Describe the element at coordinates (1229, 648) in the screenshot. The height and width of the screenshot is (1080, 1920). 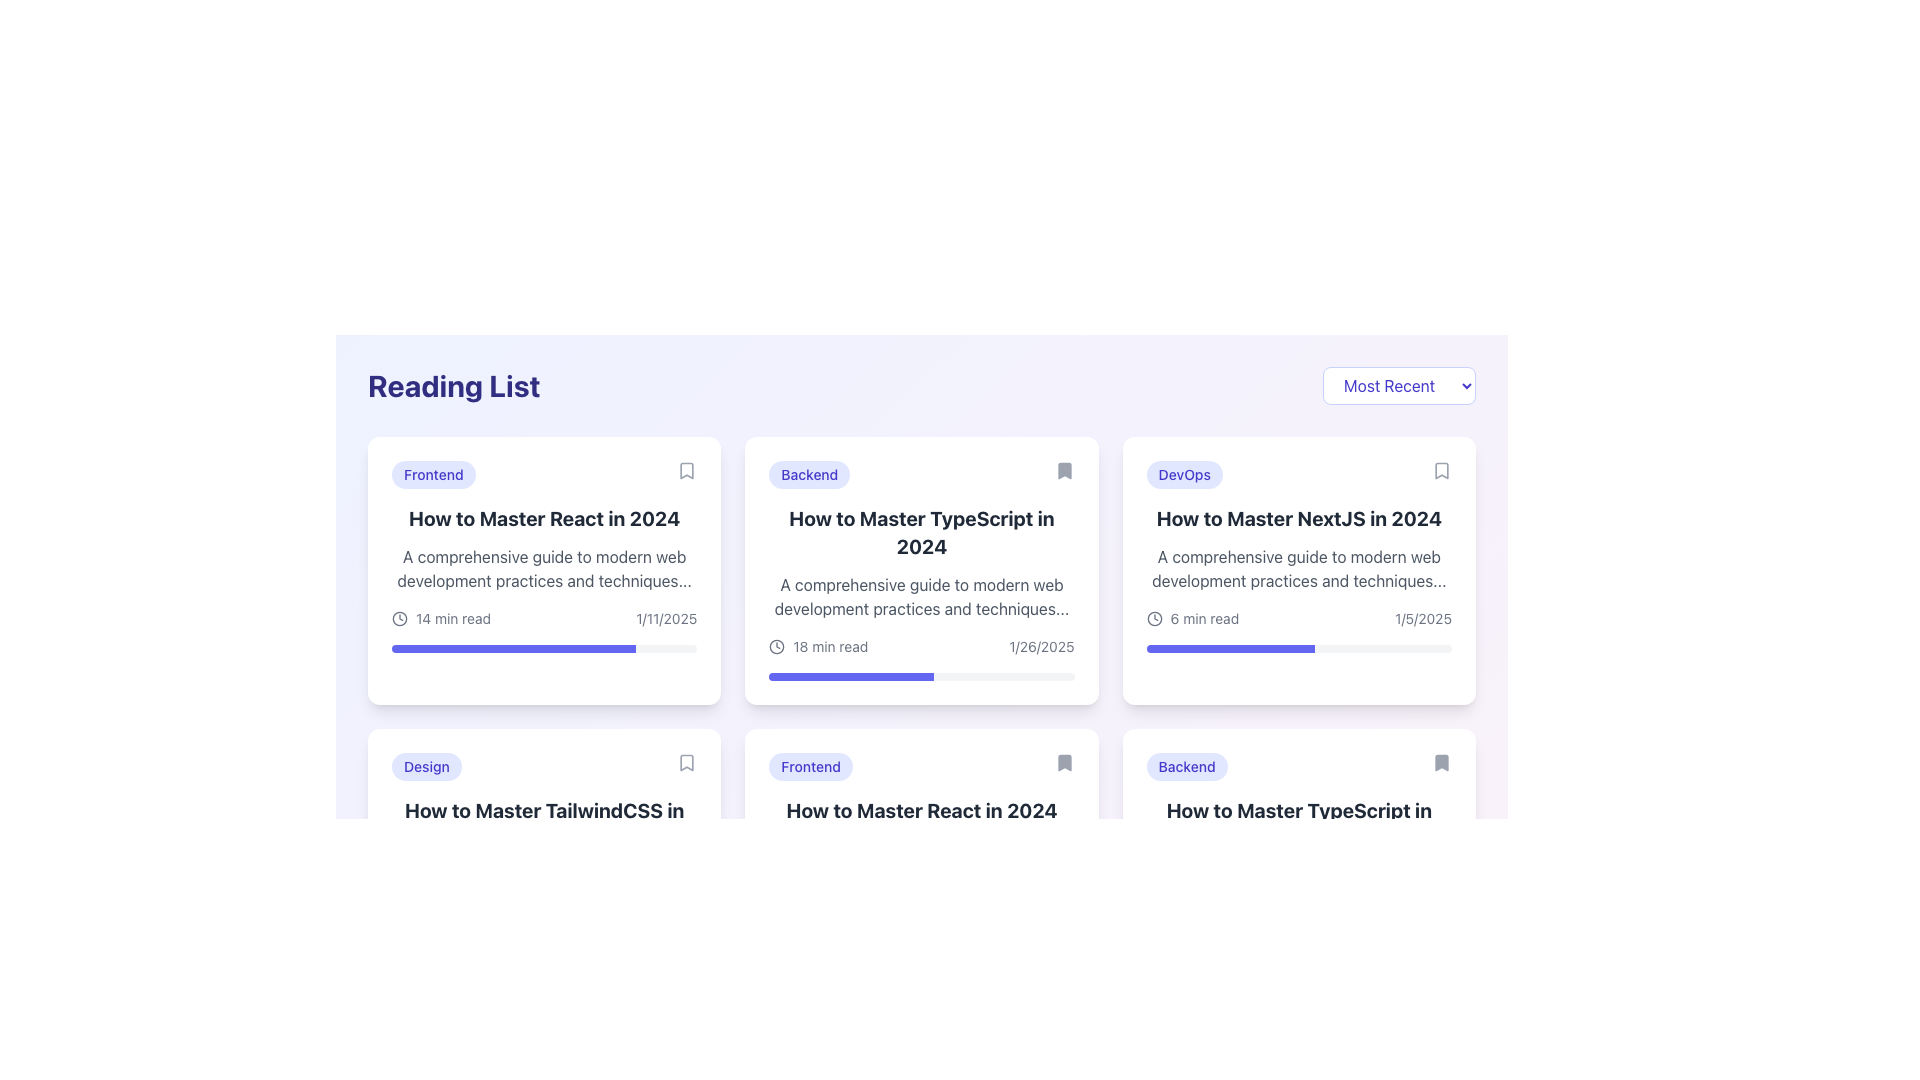
I see `the indigo-colored filled area of the progress bar segment in the card titled 'How to Master NextJS in 2024', located in the third column of the first row, which represents 55% of the progress` at that location.